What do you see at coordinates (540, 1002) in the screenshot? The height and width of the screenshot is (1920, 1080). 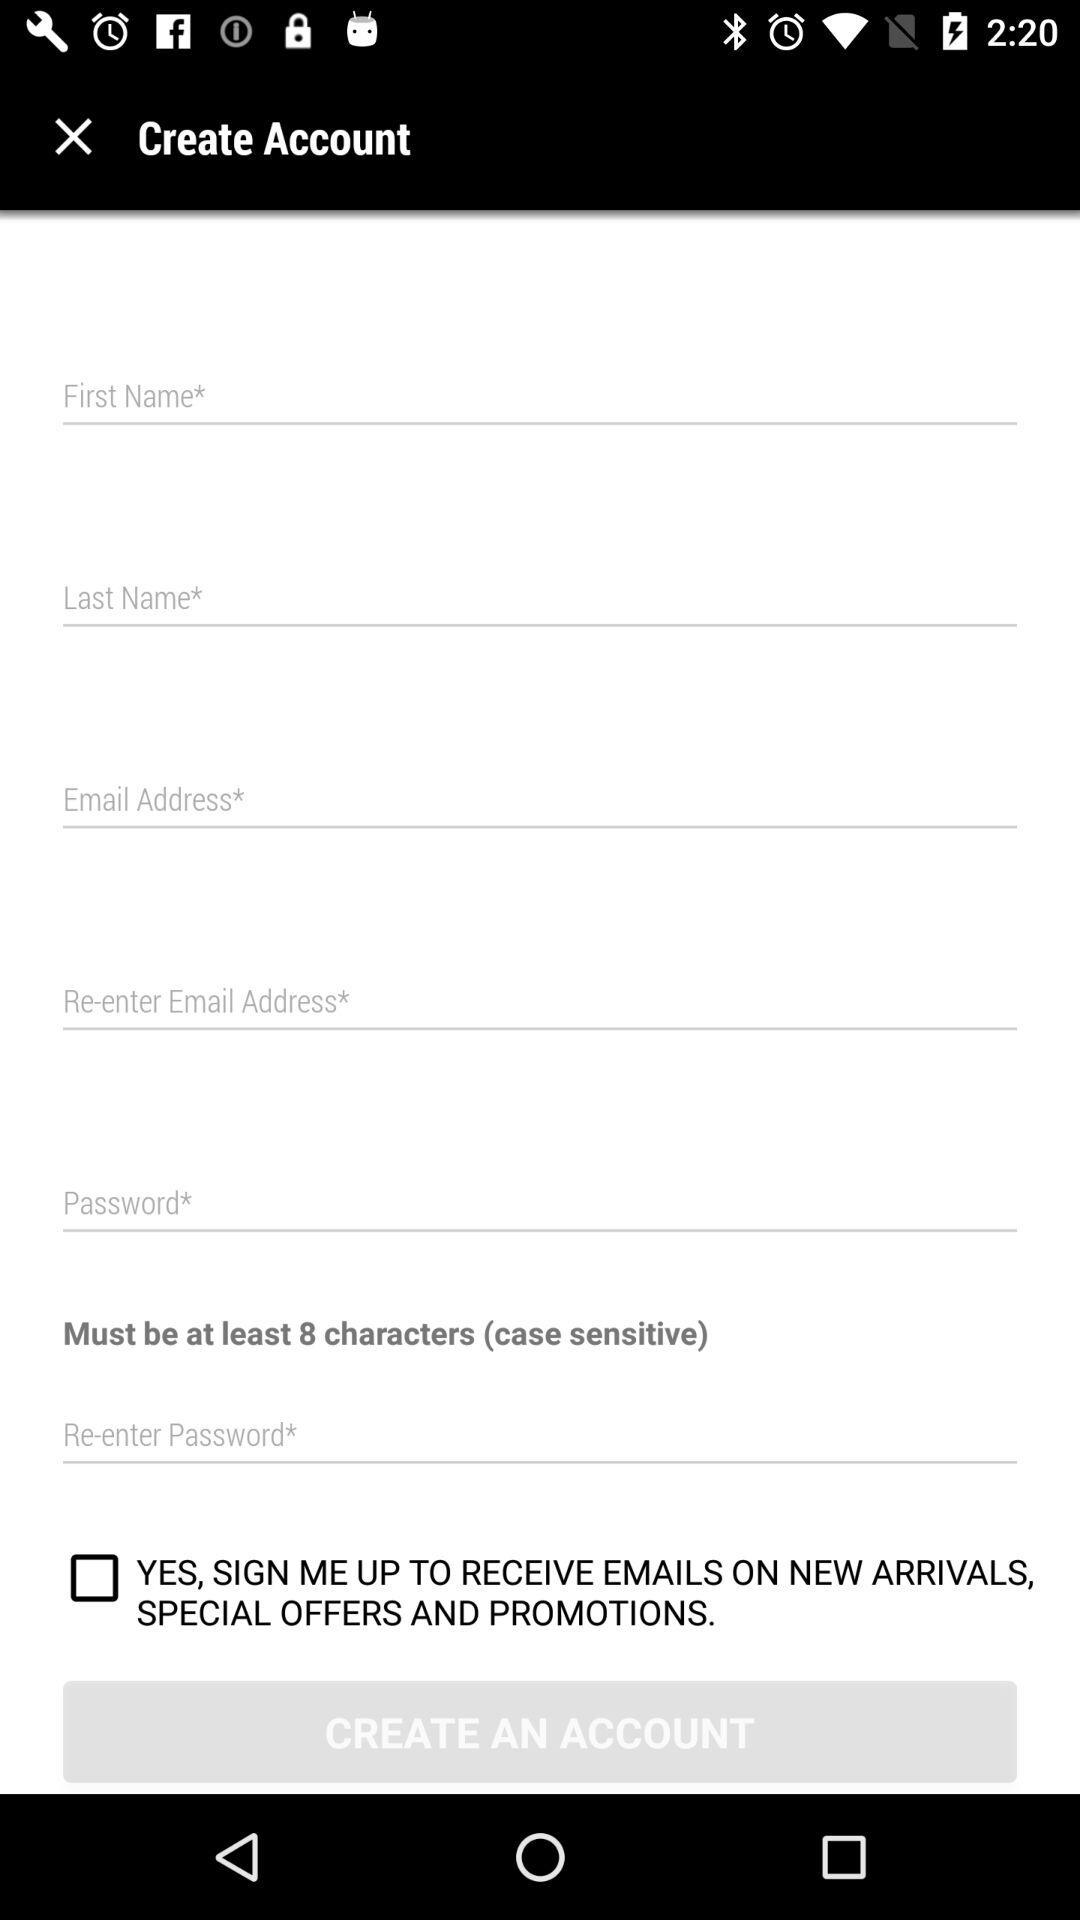 I see `info` at bounding box center [540, 1002].